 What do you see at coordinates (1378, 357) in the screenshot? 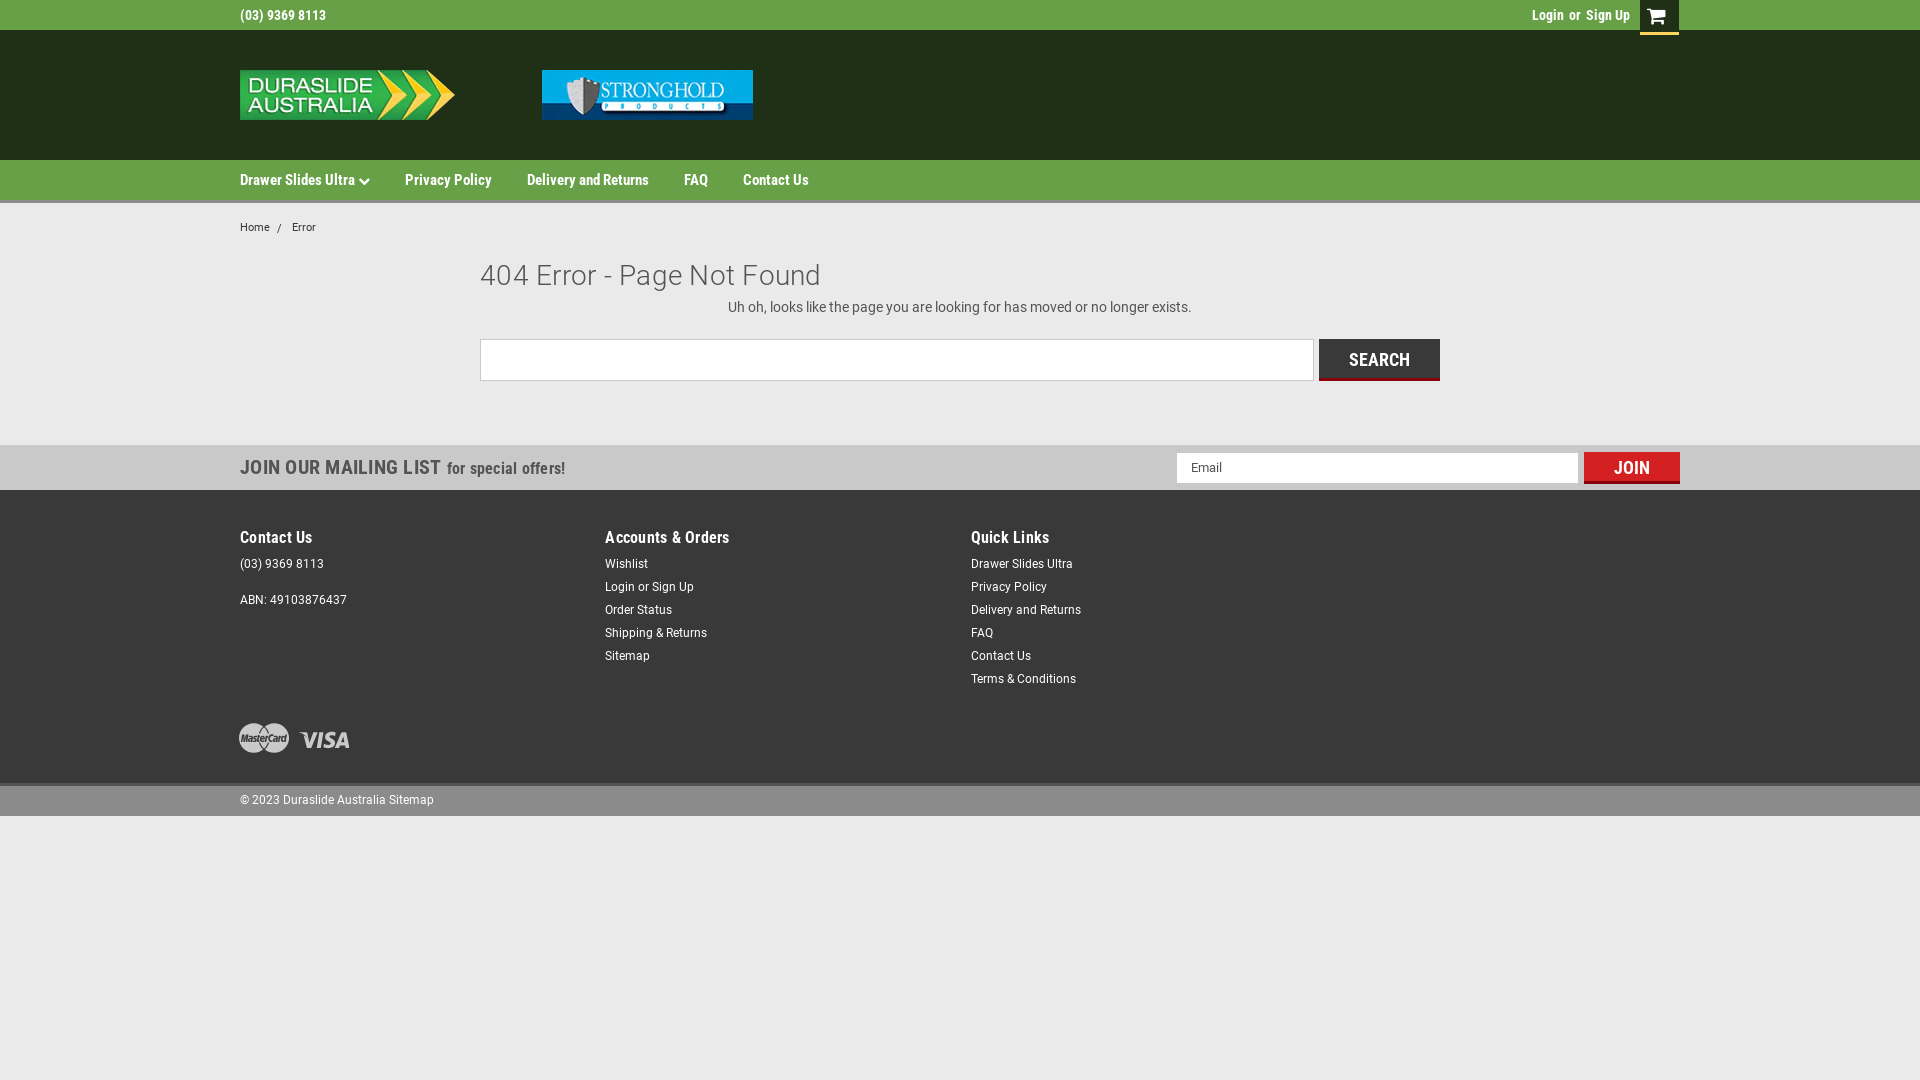
I see `'Search'` at bounding box center [1378, 357].